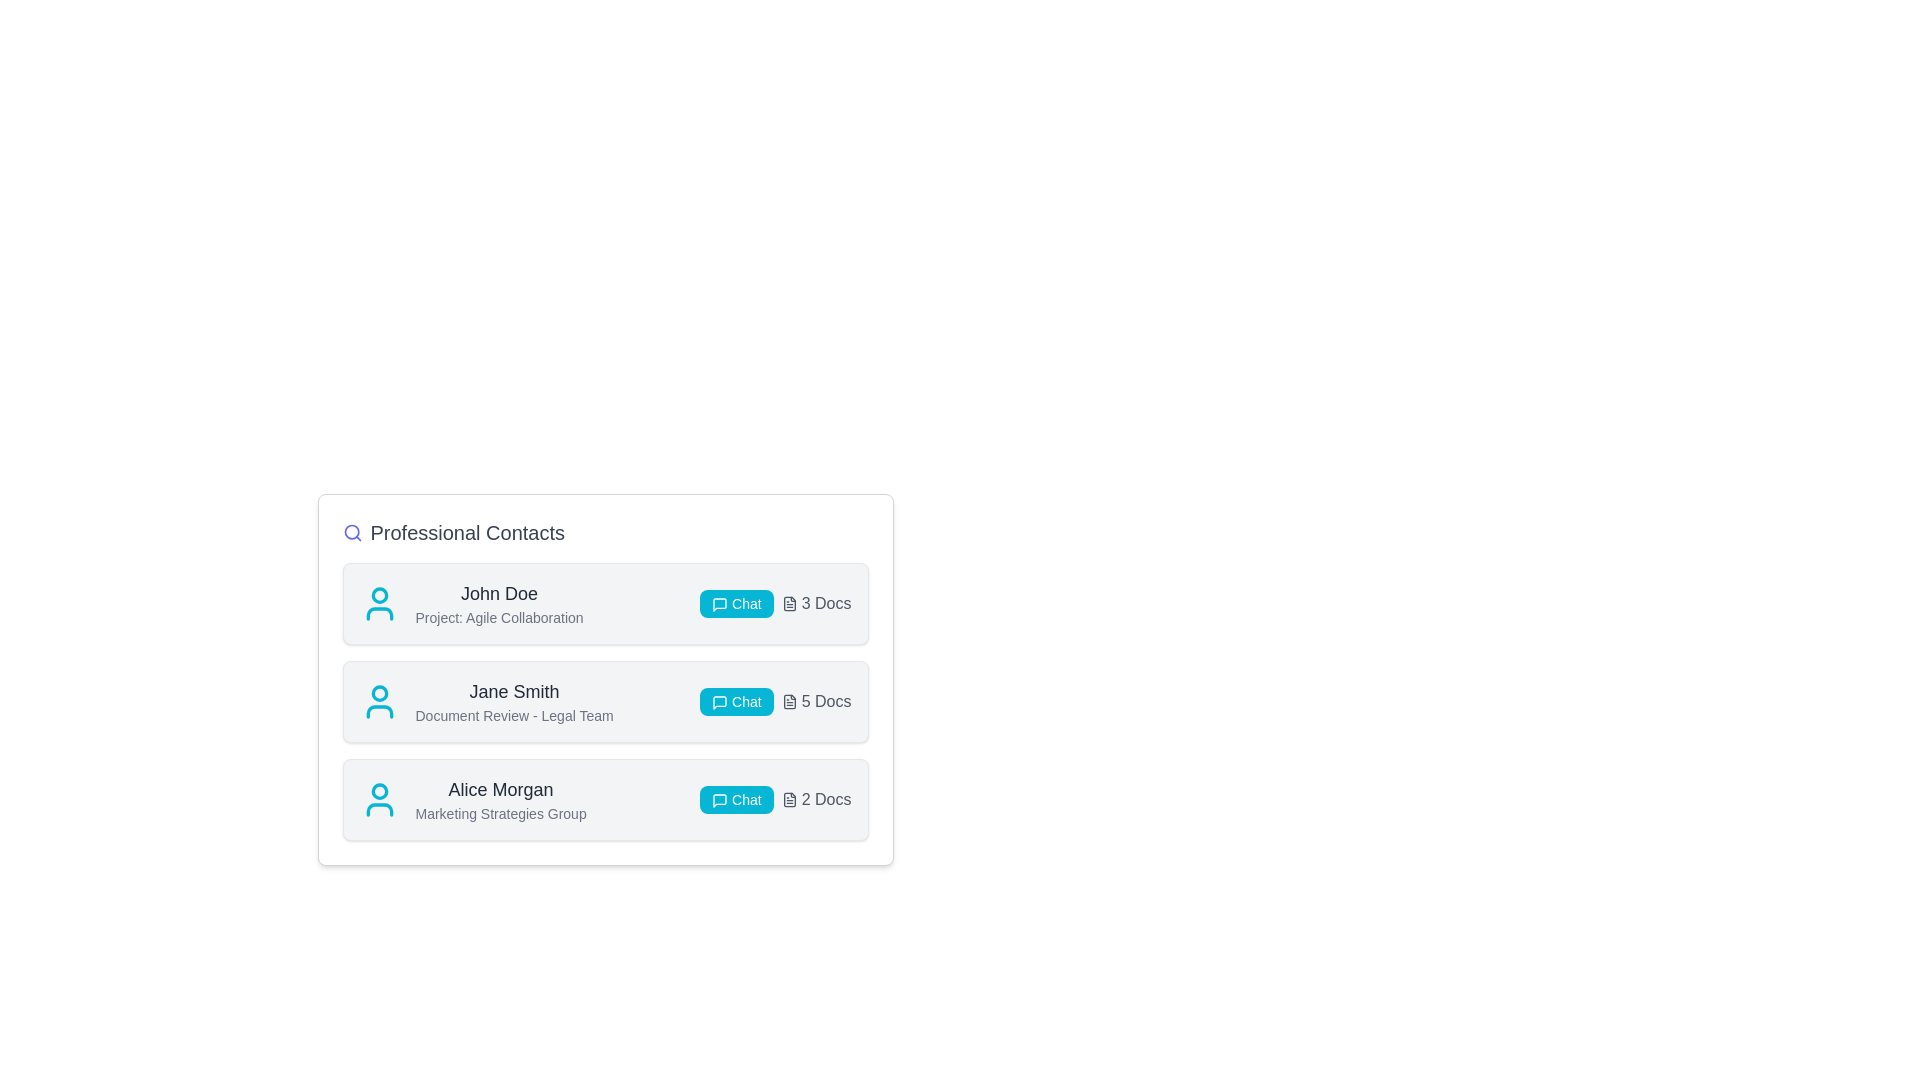 The height and width of the screenshot is (1080, 1920). Describe the element at coordinates (735, 701) in the screenshot. I see `the 'Chat' button for the contact Jane Smith` at that location.